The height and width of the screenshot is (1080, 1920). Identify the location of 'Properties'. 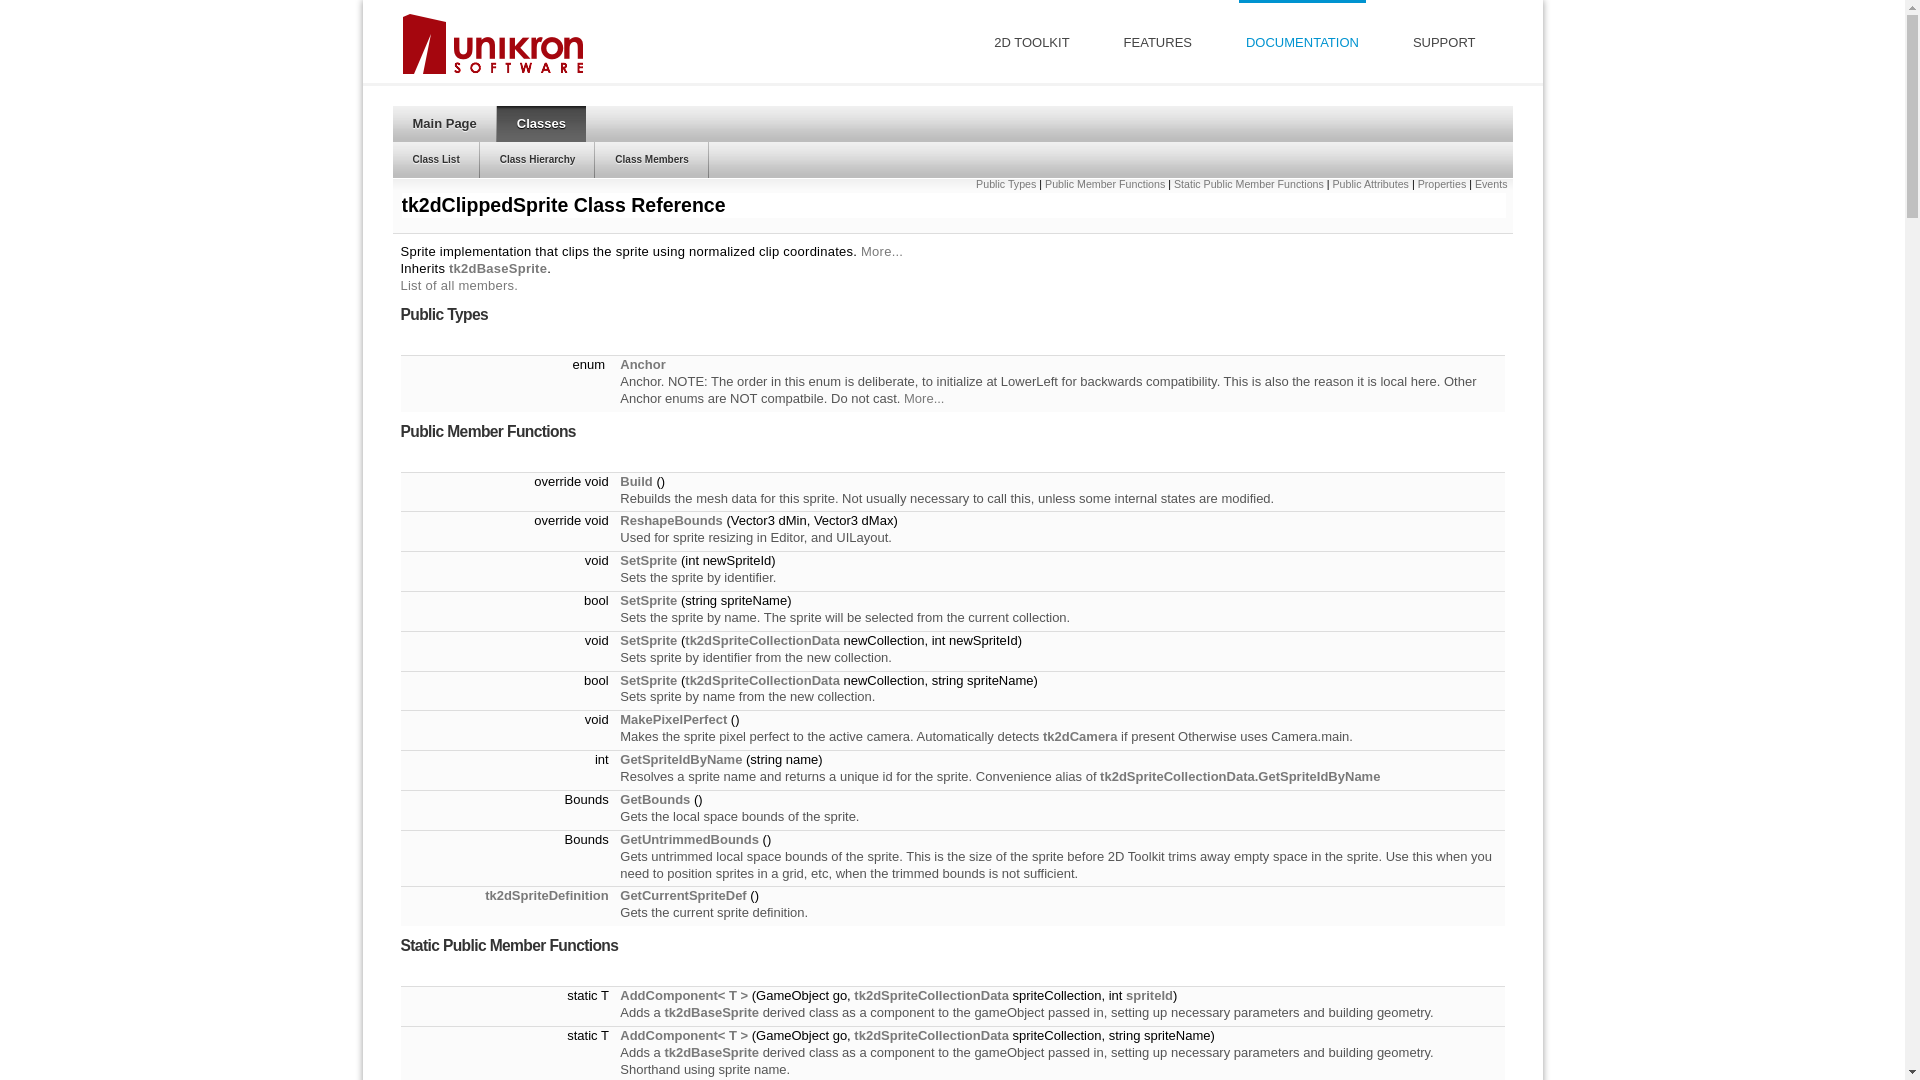
(1442, 184).